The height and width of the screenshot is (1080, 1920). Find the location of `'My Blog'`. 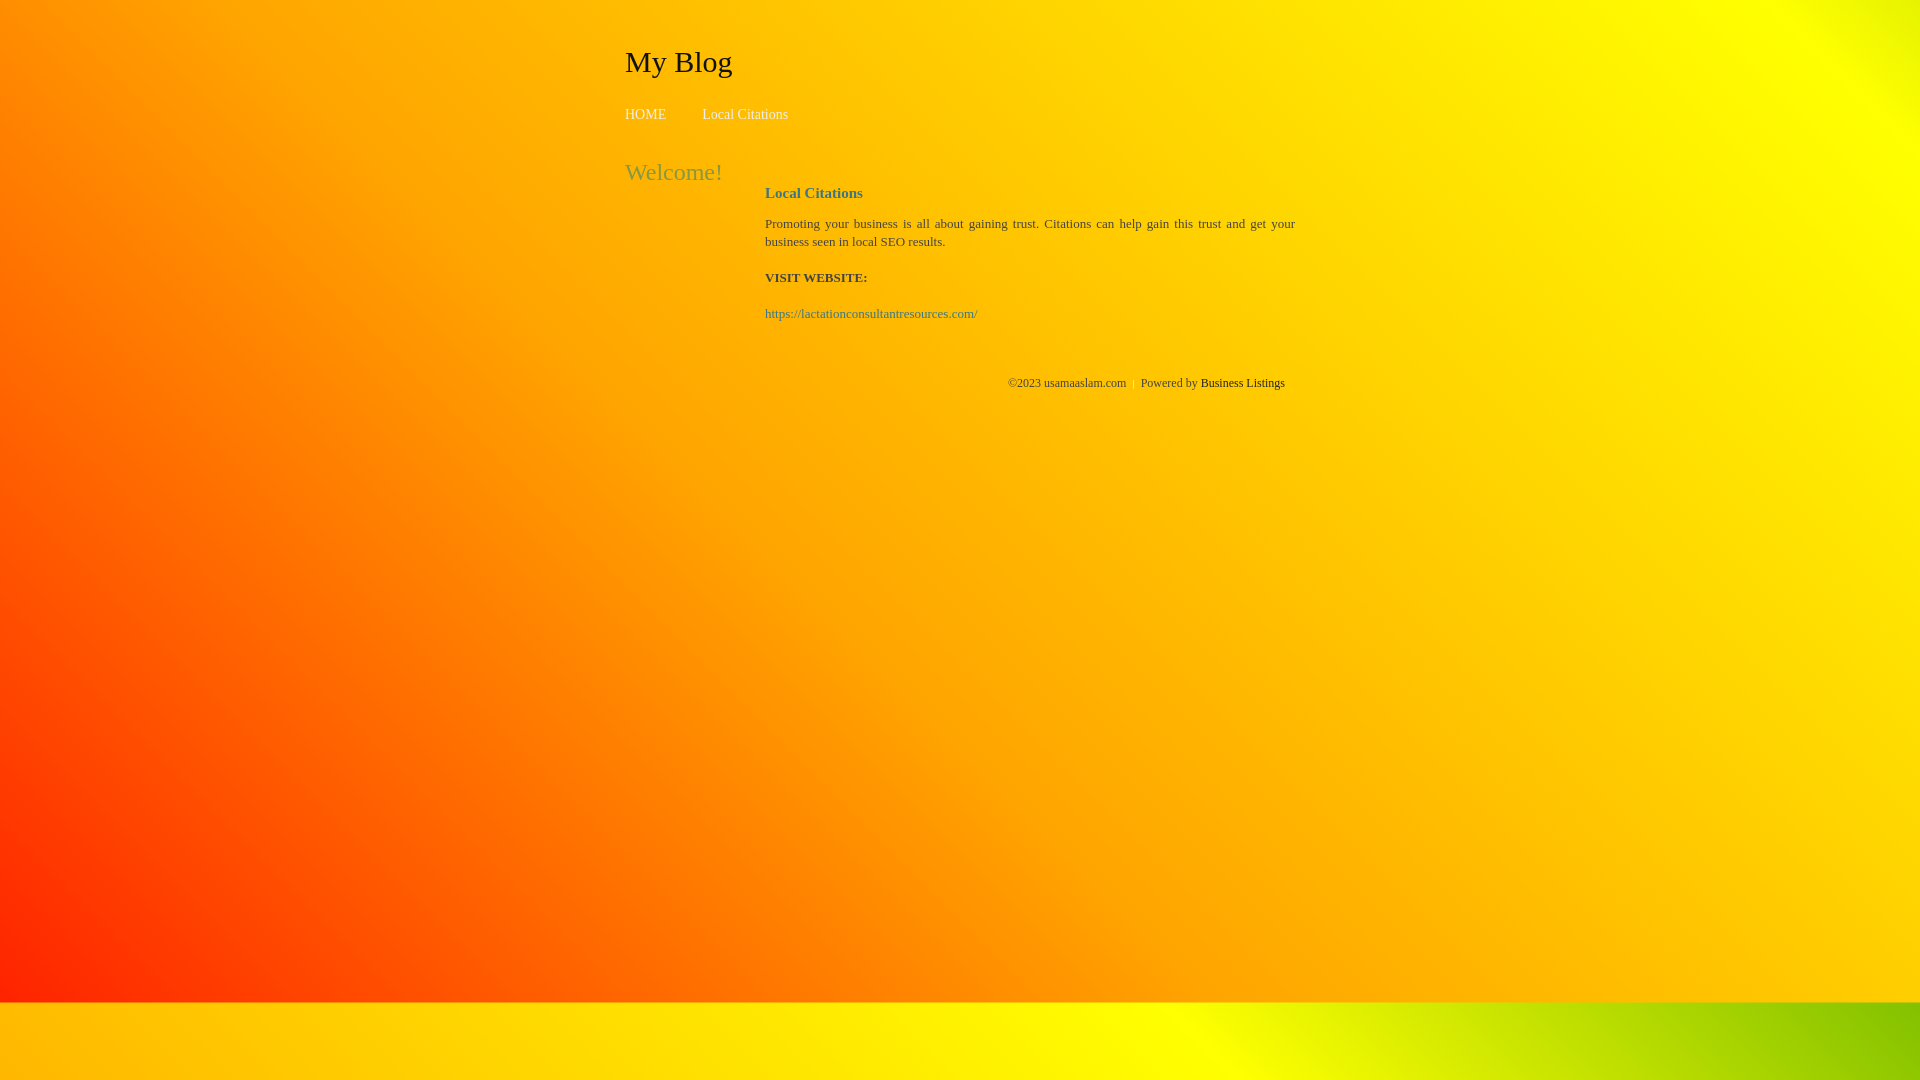

'My Blog' is located at coordinates (678, 60).